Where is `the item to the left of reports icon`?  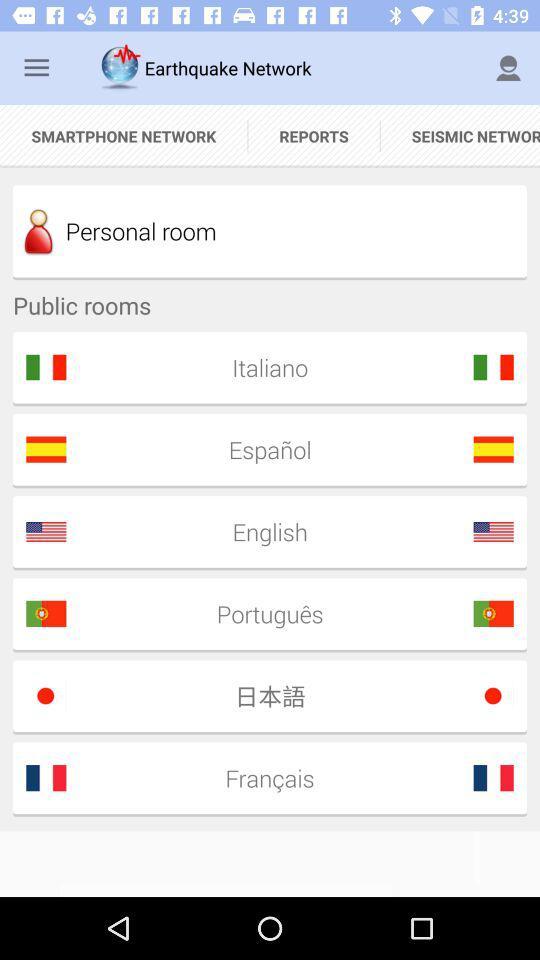
the item to the left of reports icon is located at coordinates (123, 135).